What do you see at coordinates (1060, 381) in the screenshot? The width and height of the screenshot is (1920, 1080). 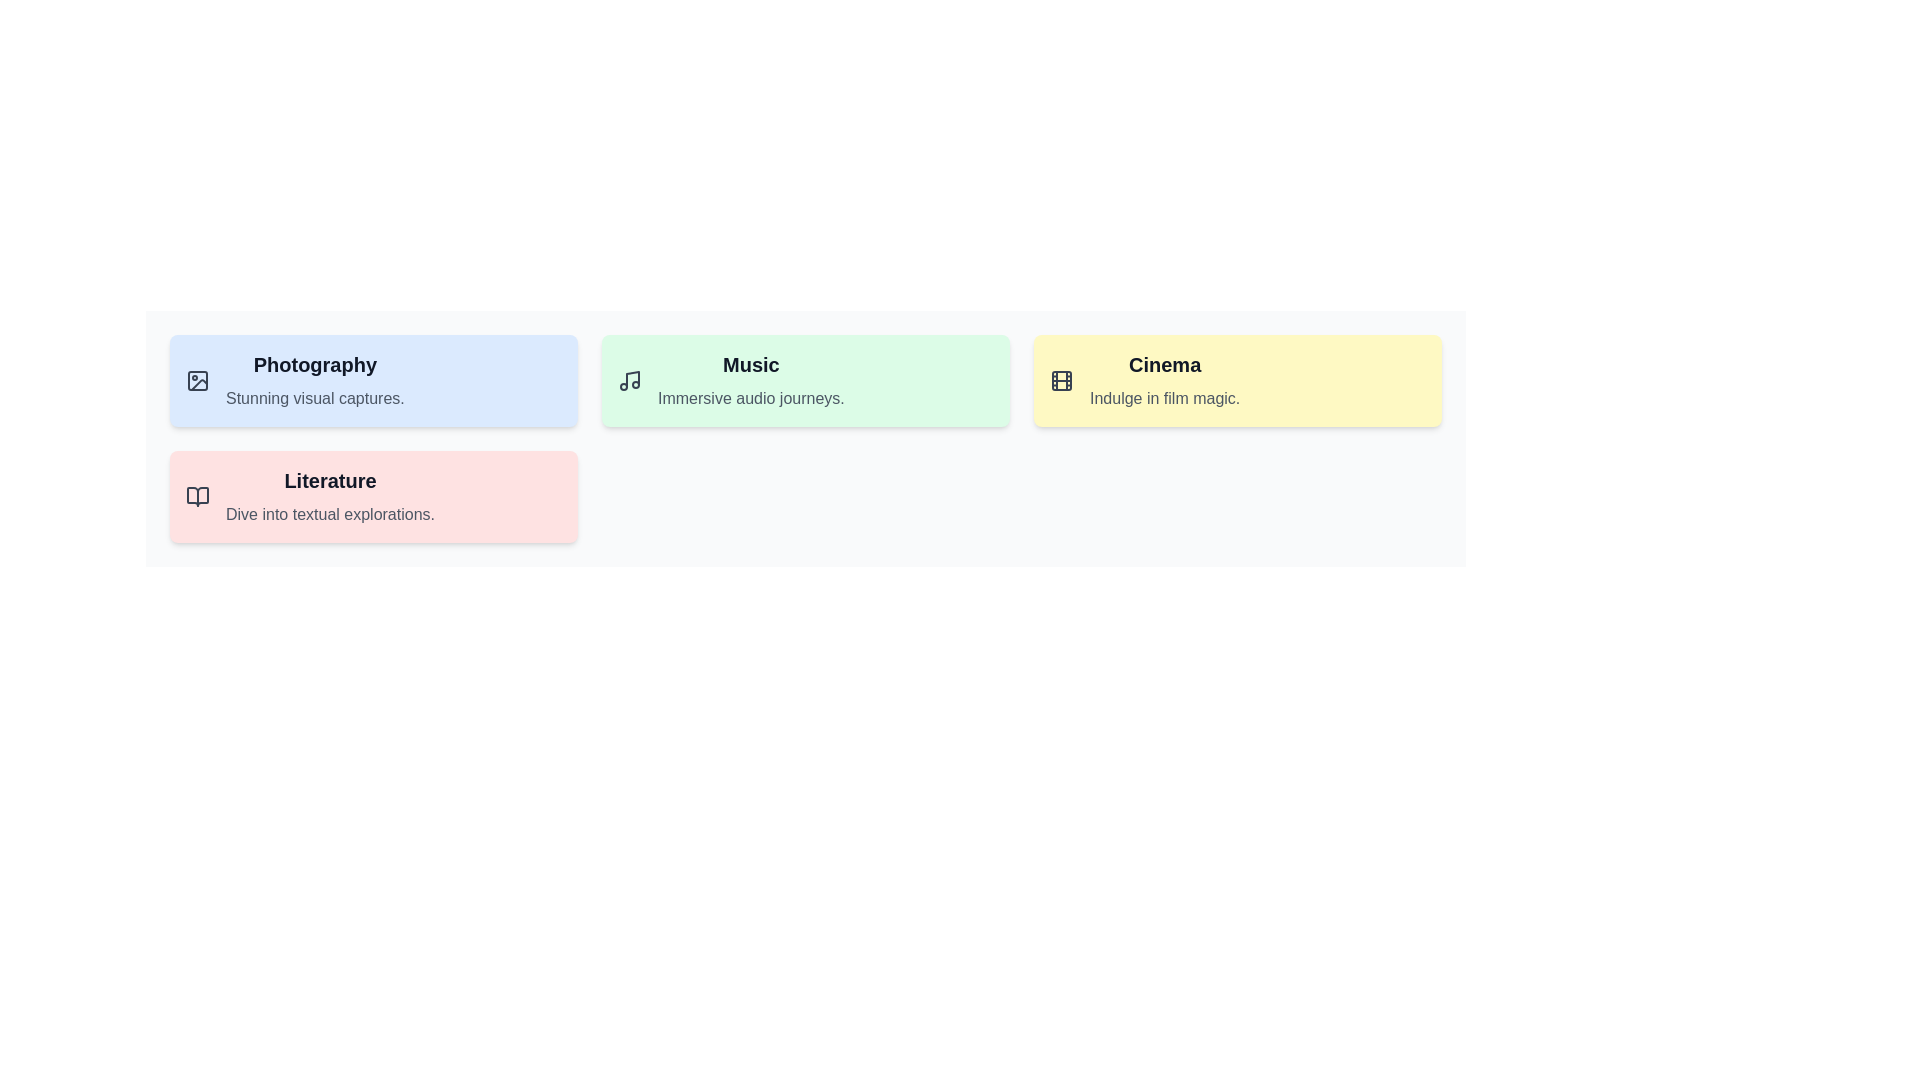 I see `the film-related thematic icon located on the highlighted yellow card in the top-right section of the interface, adjacent to the green and blue cards, and aligned to the left of the header text 'Cinema'` at bounding box center [1060, 381].